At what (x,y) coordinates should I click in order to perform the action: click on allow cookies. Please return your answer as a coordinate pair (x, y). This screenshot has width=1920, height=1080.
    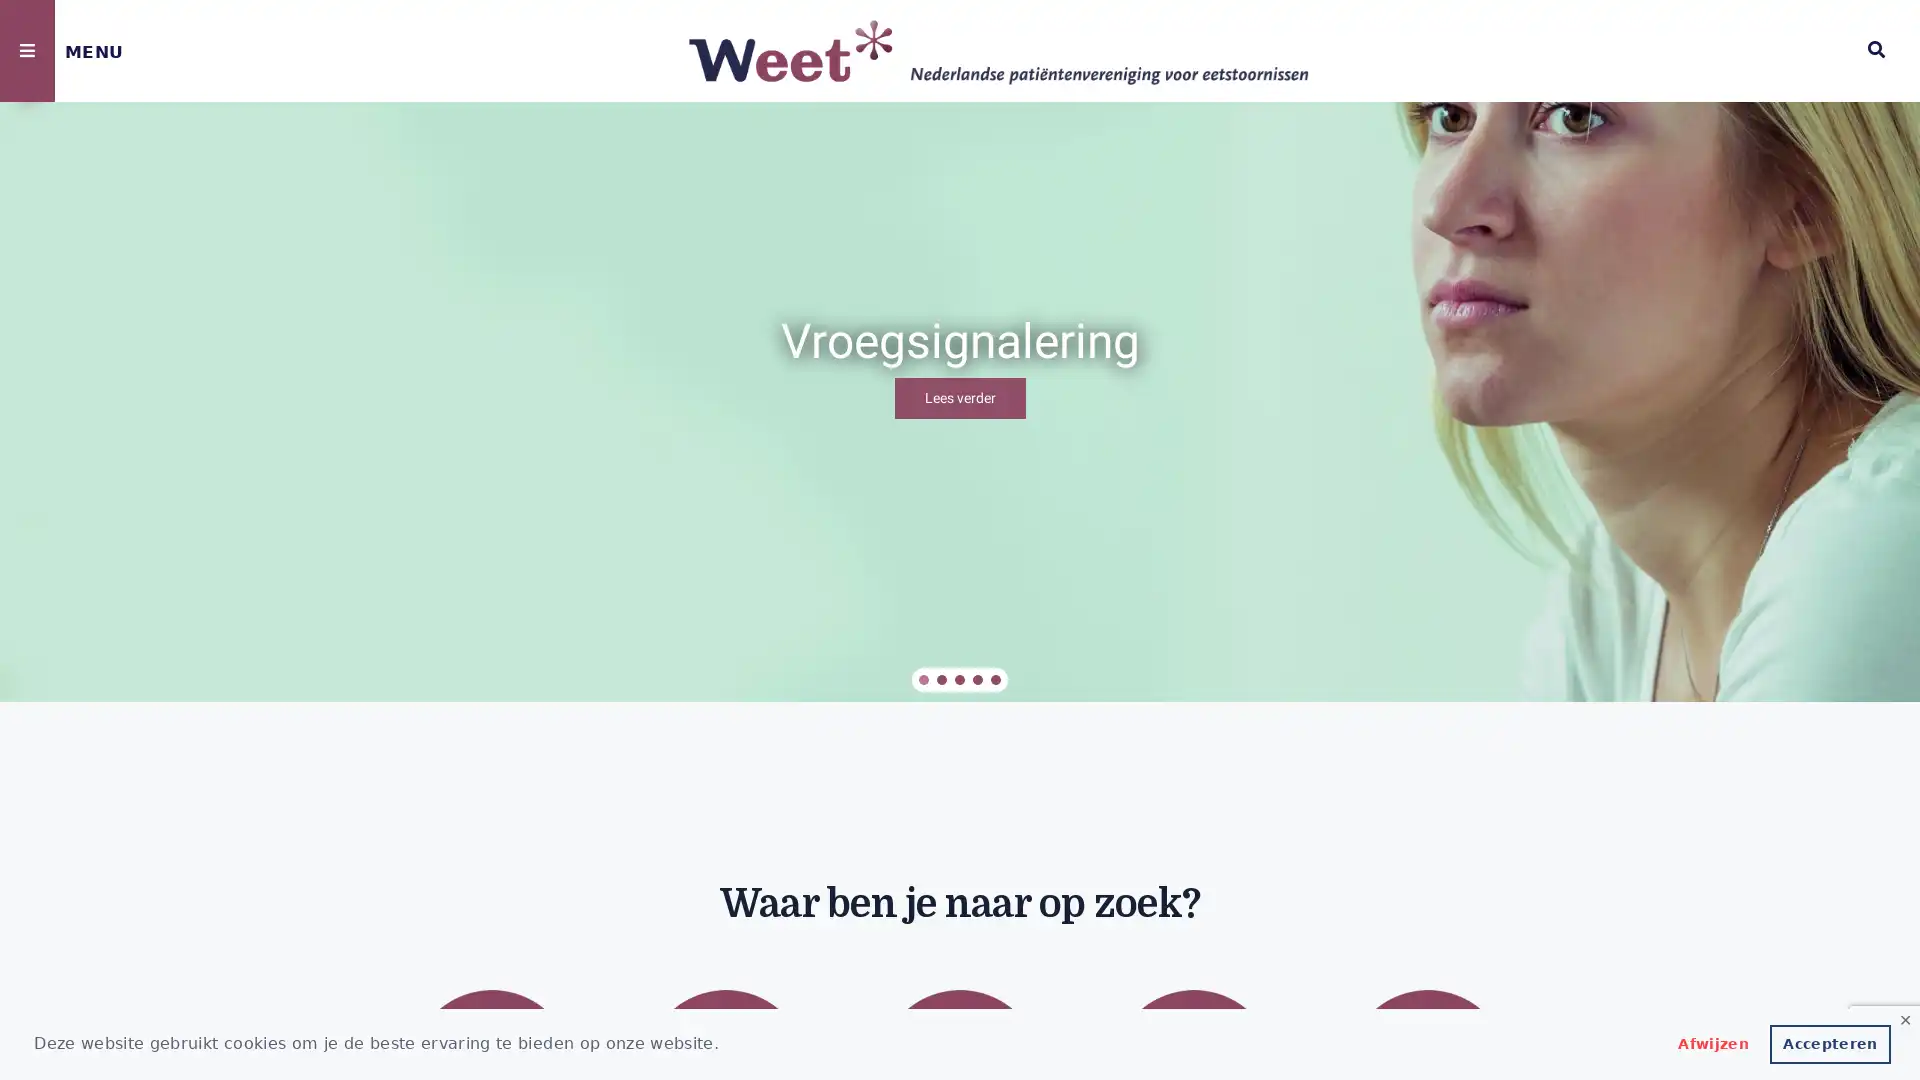
    Looking at the image, I should click on (1829, 1043).